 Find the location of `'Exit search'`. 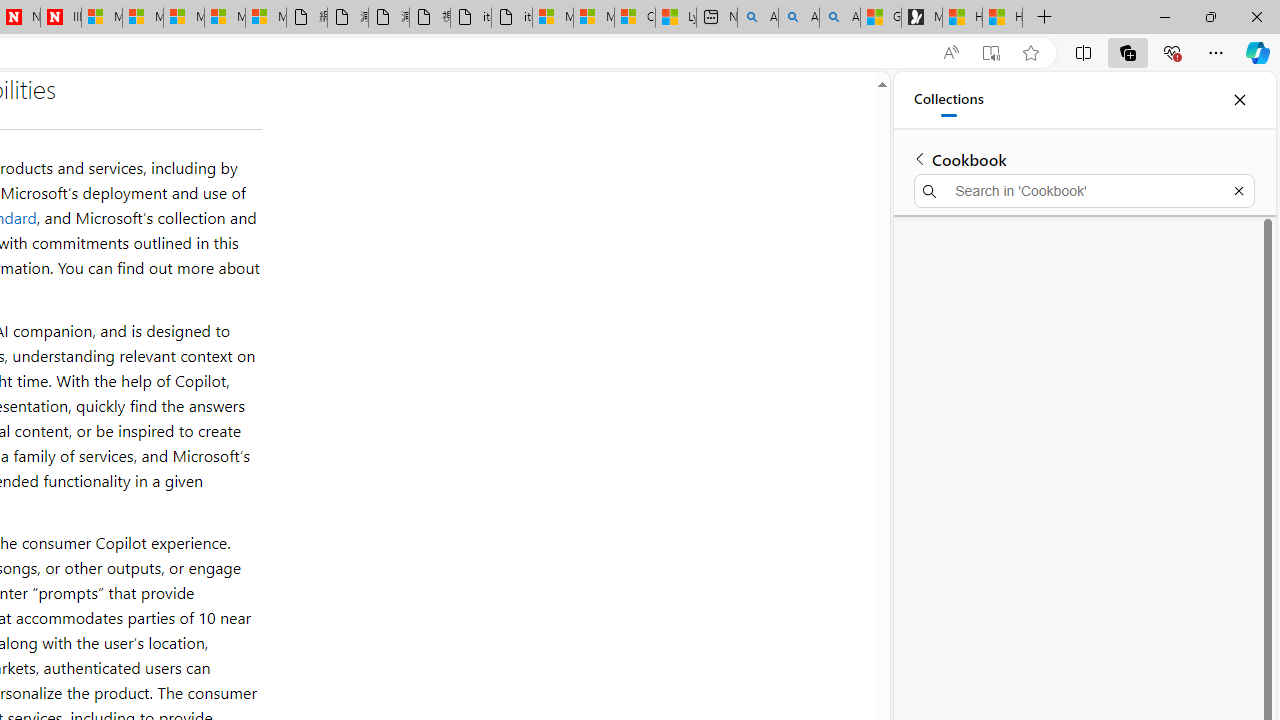

'Exit search' is located at coordinates (1238, 191).